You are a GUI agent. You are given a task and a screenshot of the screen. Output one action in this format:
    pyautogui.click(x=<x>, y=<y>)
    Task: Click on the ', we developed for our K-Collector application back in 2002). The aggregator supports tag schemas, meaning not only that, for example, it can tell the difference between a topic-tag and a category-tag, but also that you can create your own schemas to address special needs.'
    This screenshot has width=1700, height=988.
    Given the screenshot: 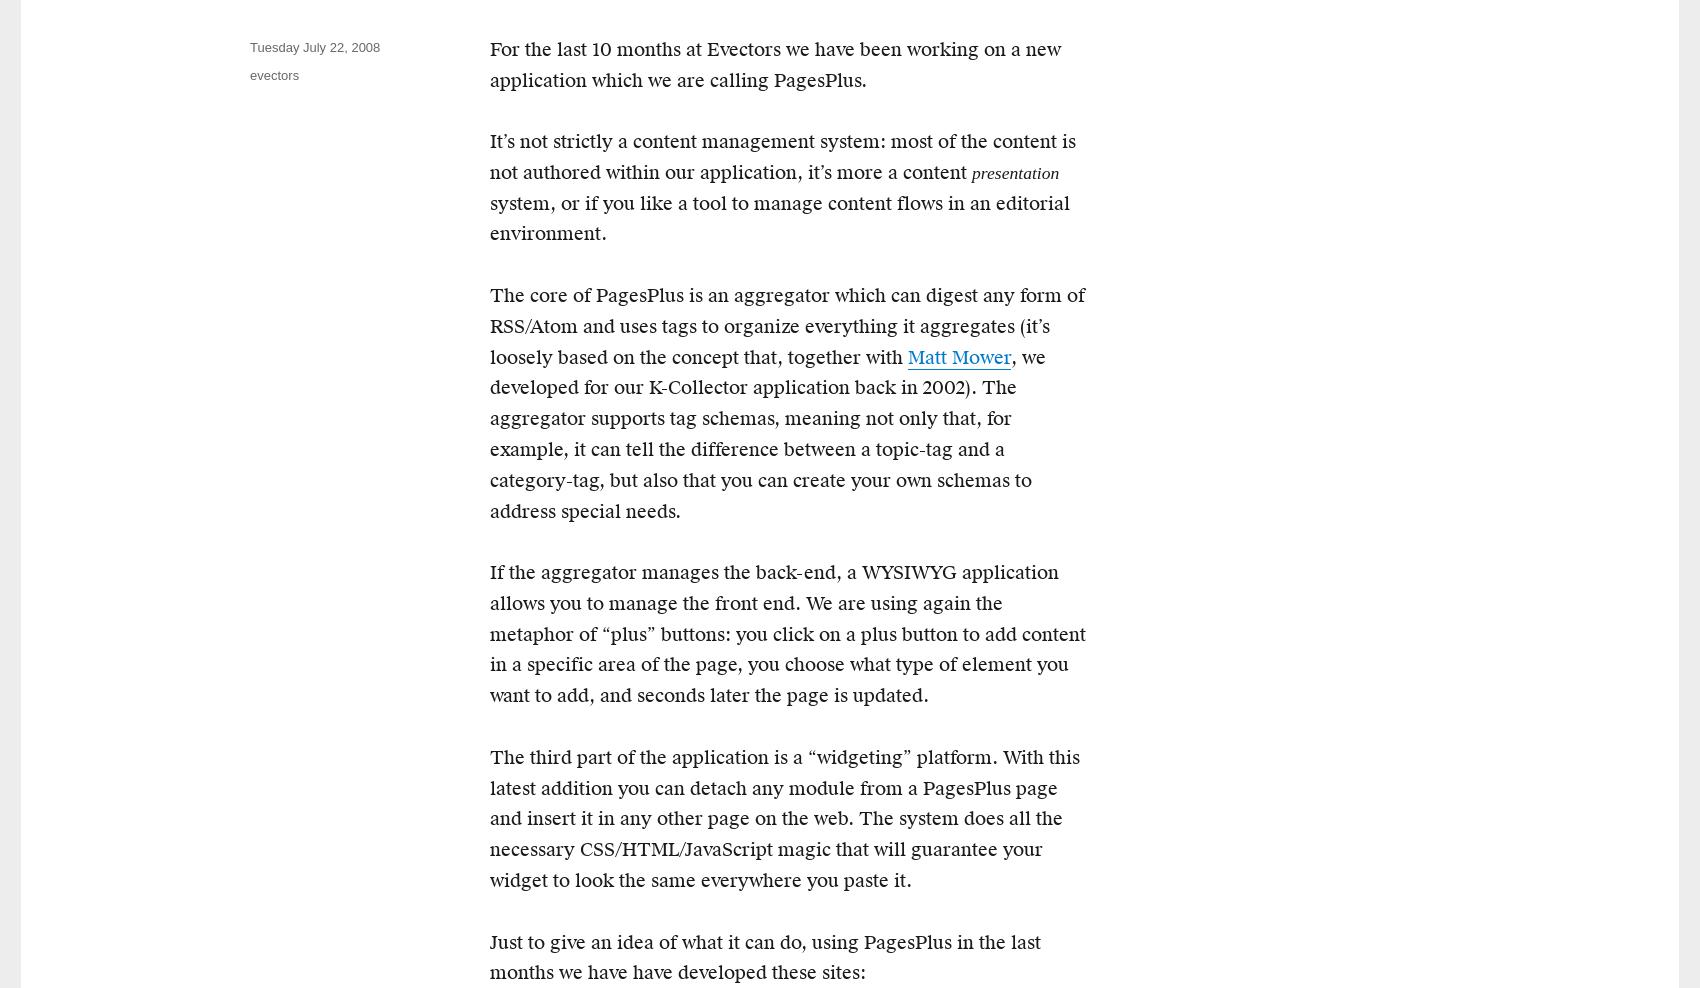 What is the action you would take?
    pyautogui.click(x=767, y=433)
    